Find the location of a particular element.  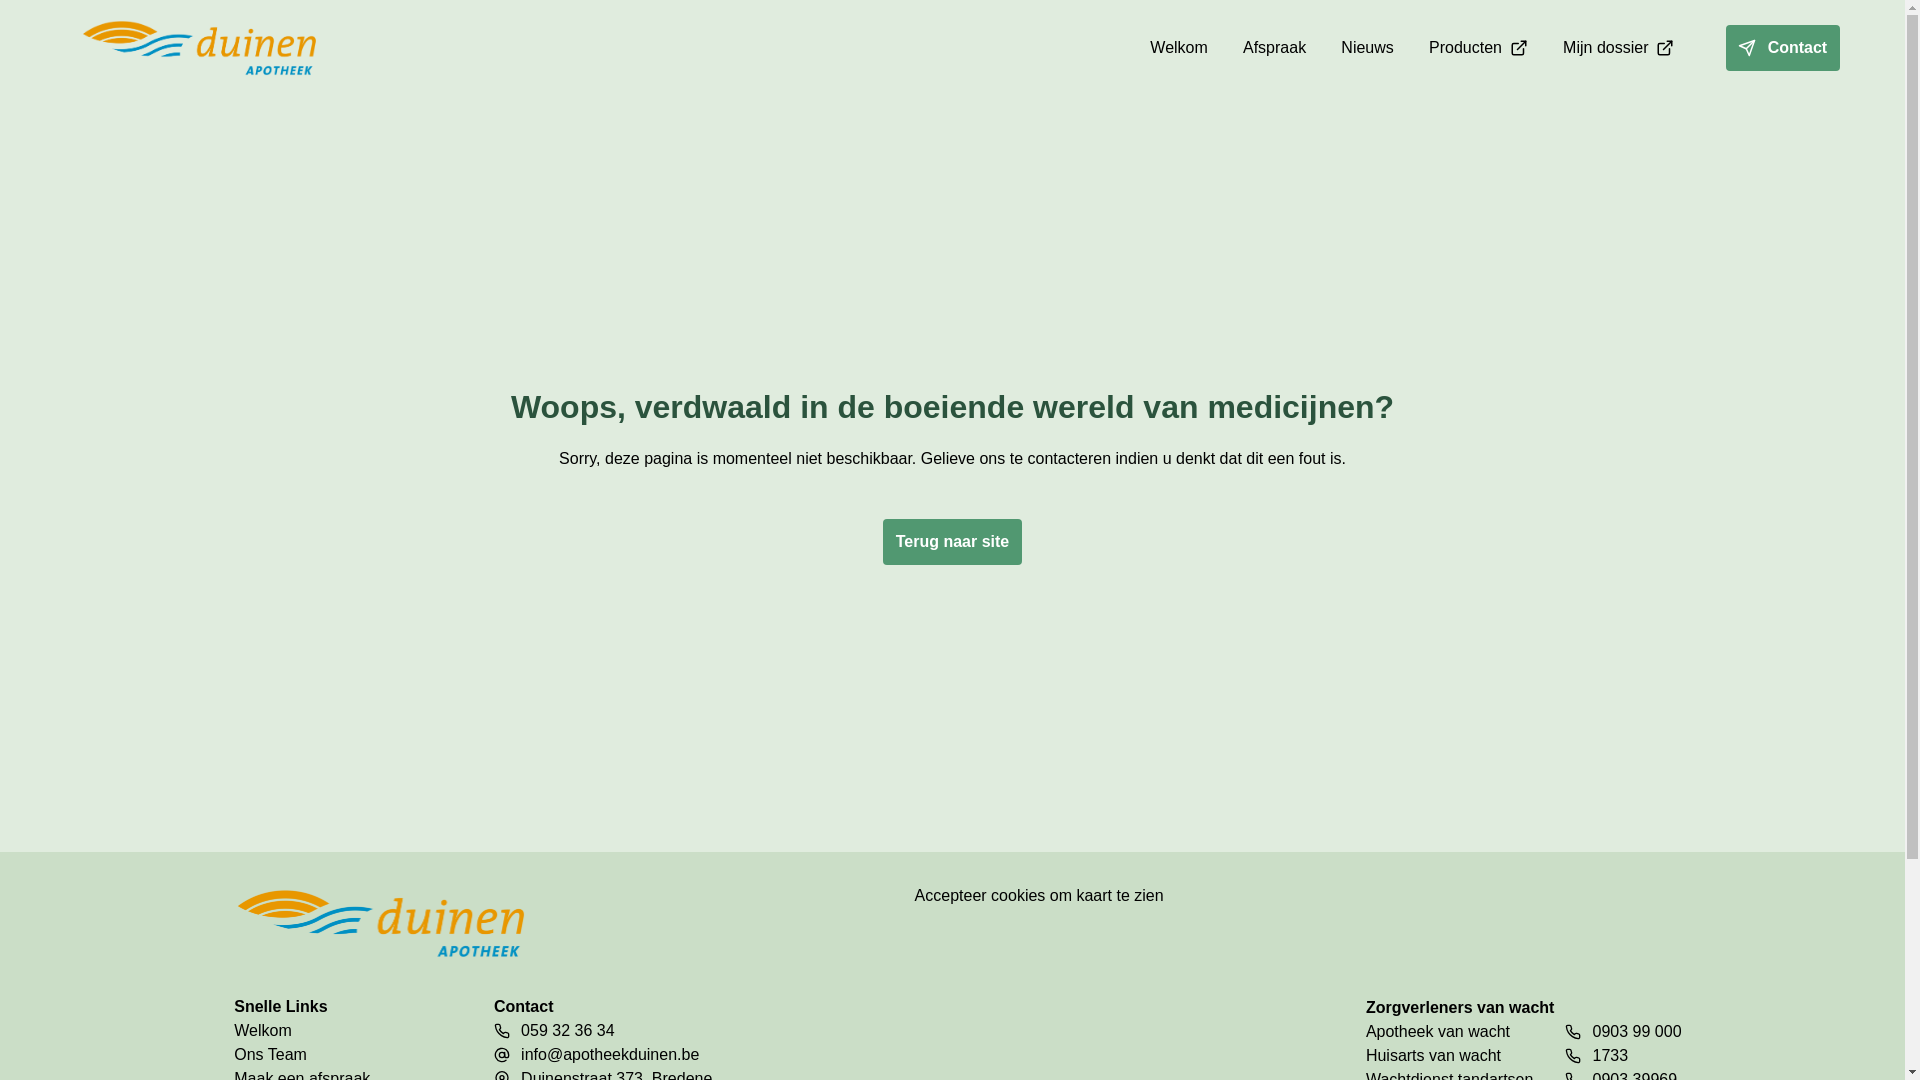

'Producten' is located at coordinates (1478, 46).